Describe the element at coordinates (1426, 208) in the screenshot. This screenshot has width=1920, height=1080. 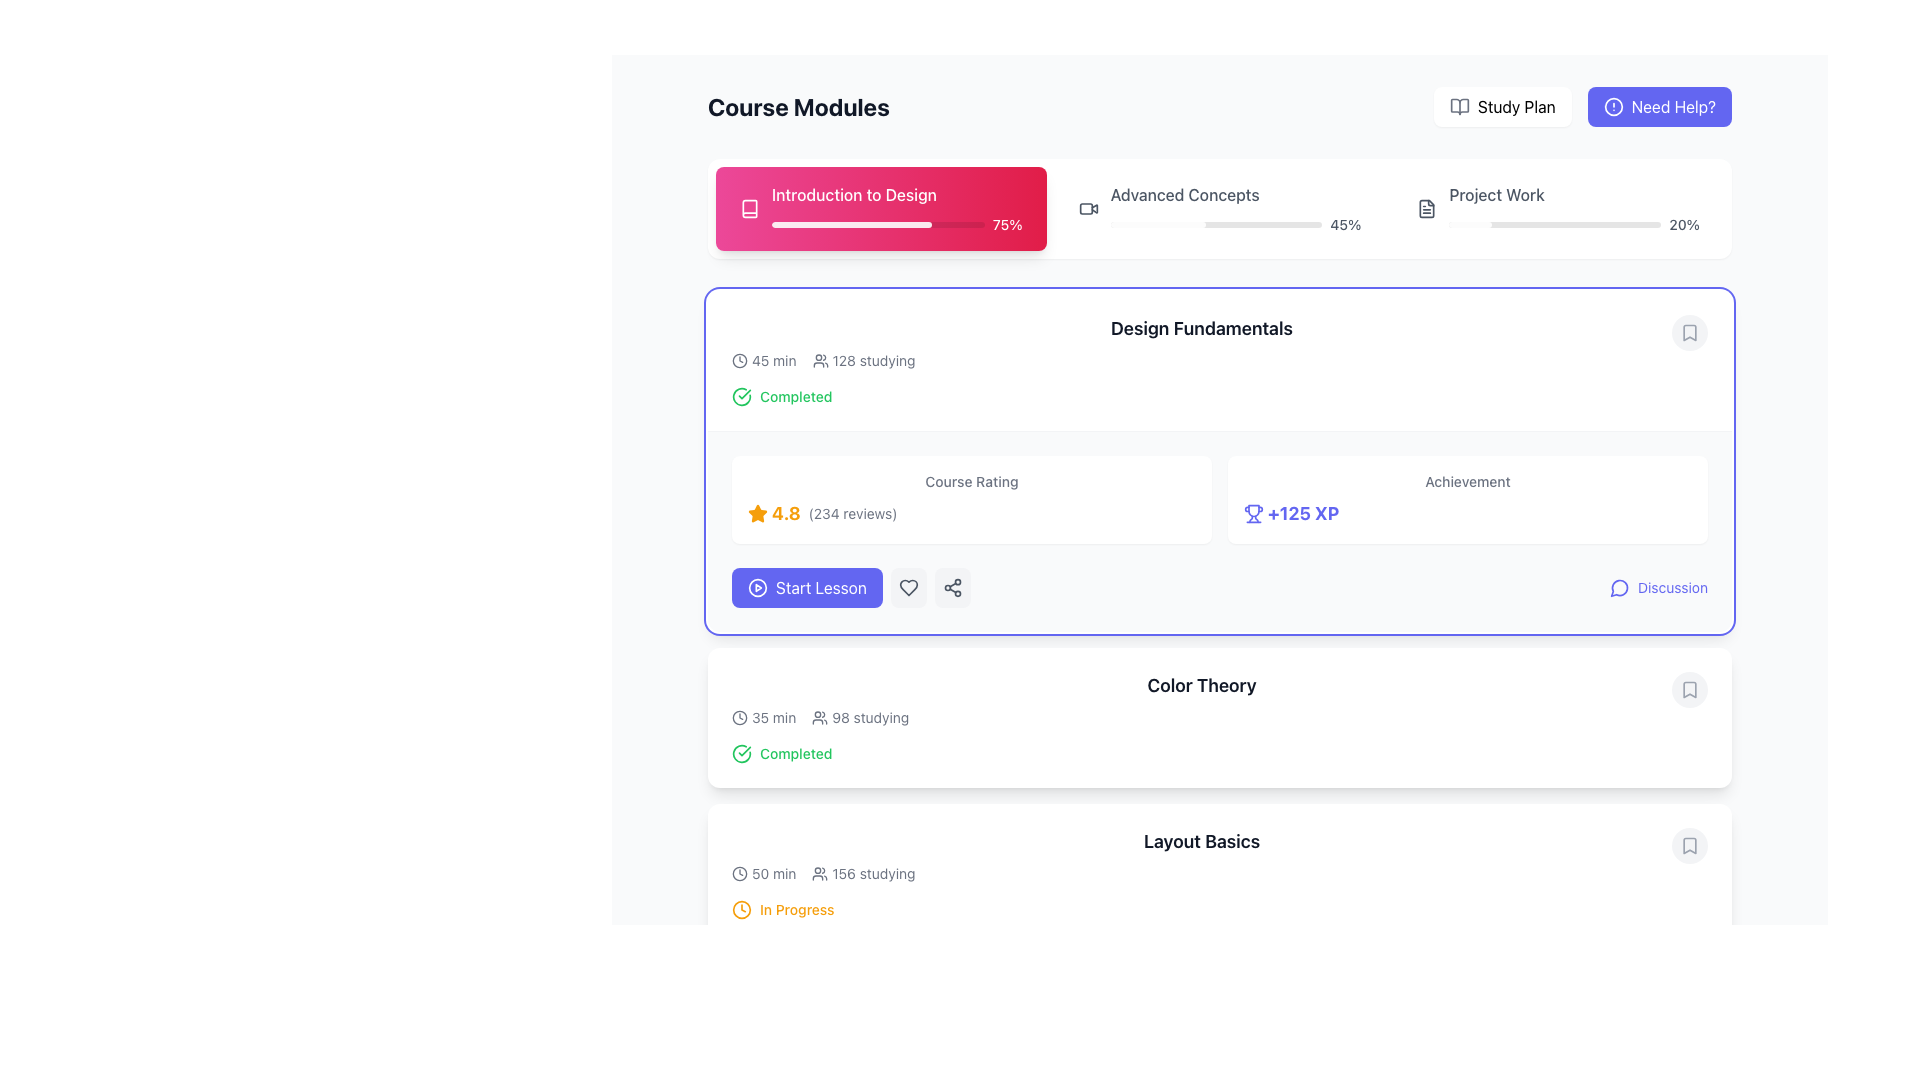
I see `the folder/document icon located on the right side of the 'Advanced Concepts' and 'Project Work' progress indicators` at that location.